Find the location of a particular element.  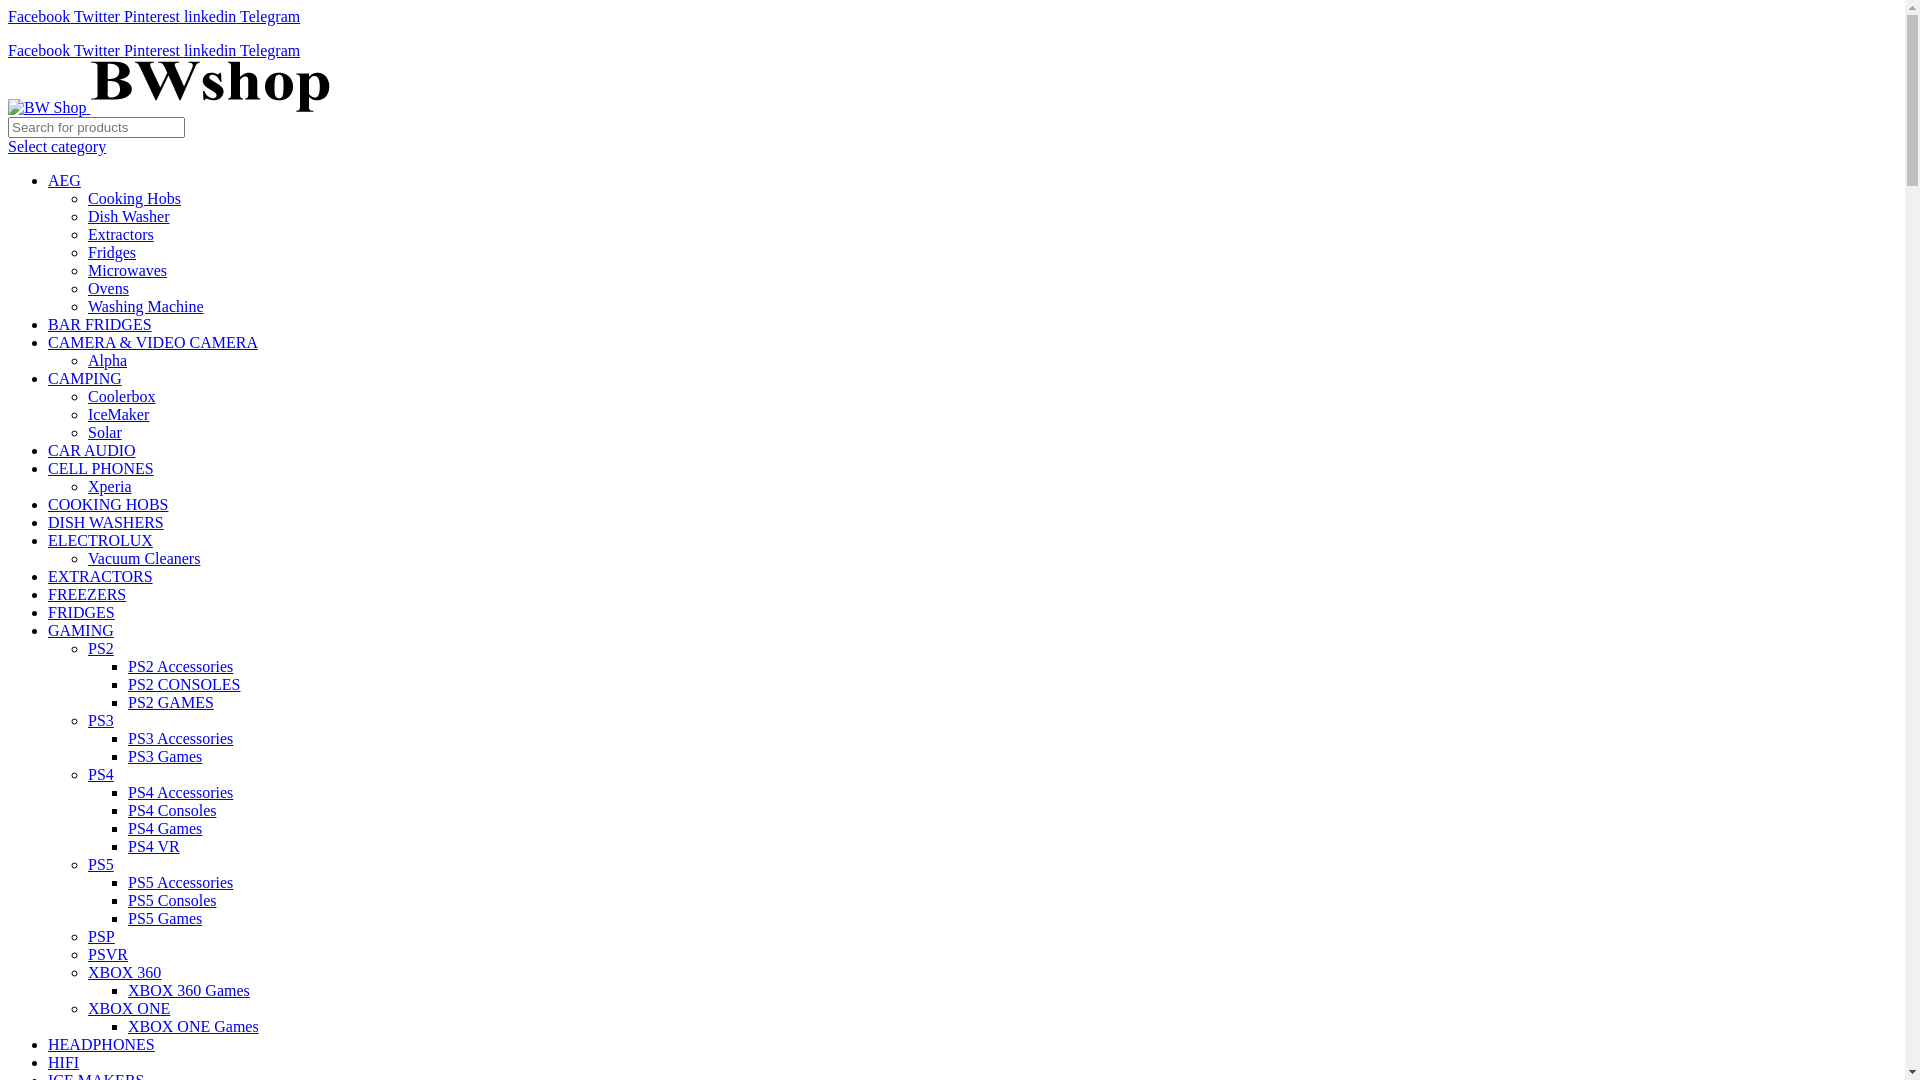

'PS4 VR' is located at coordinates (152, 846).